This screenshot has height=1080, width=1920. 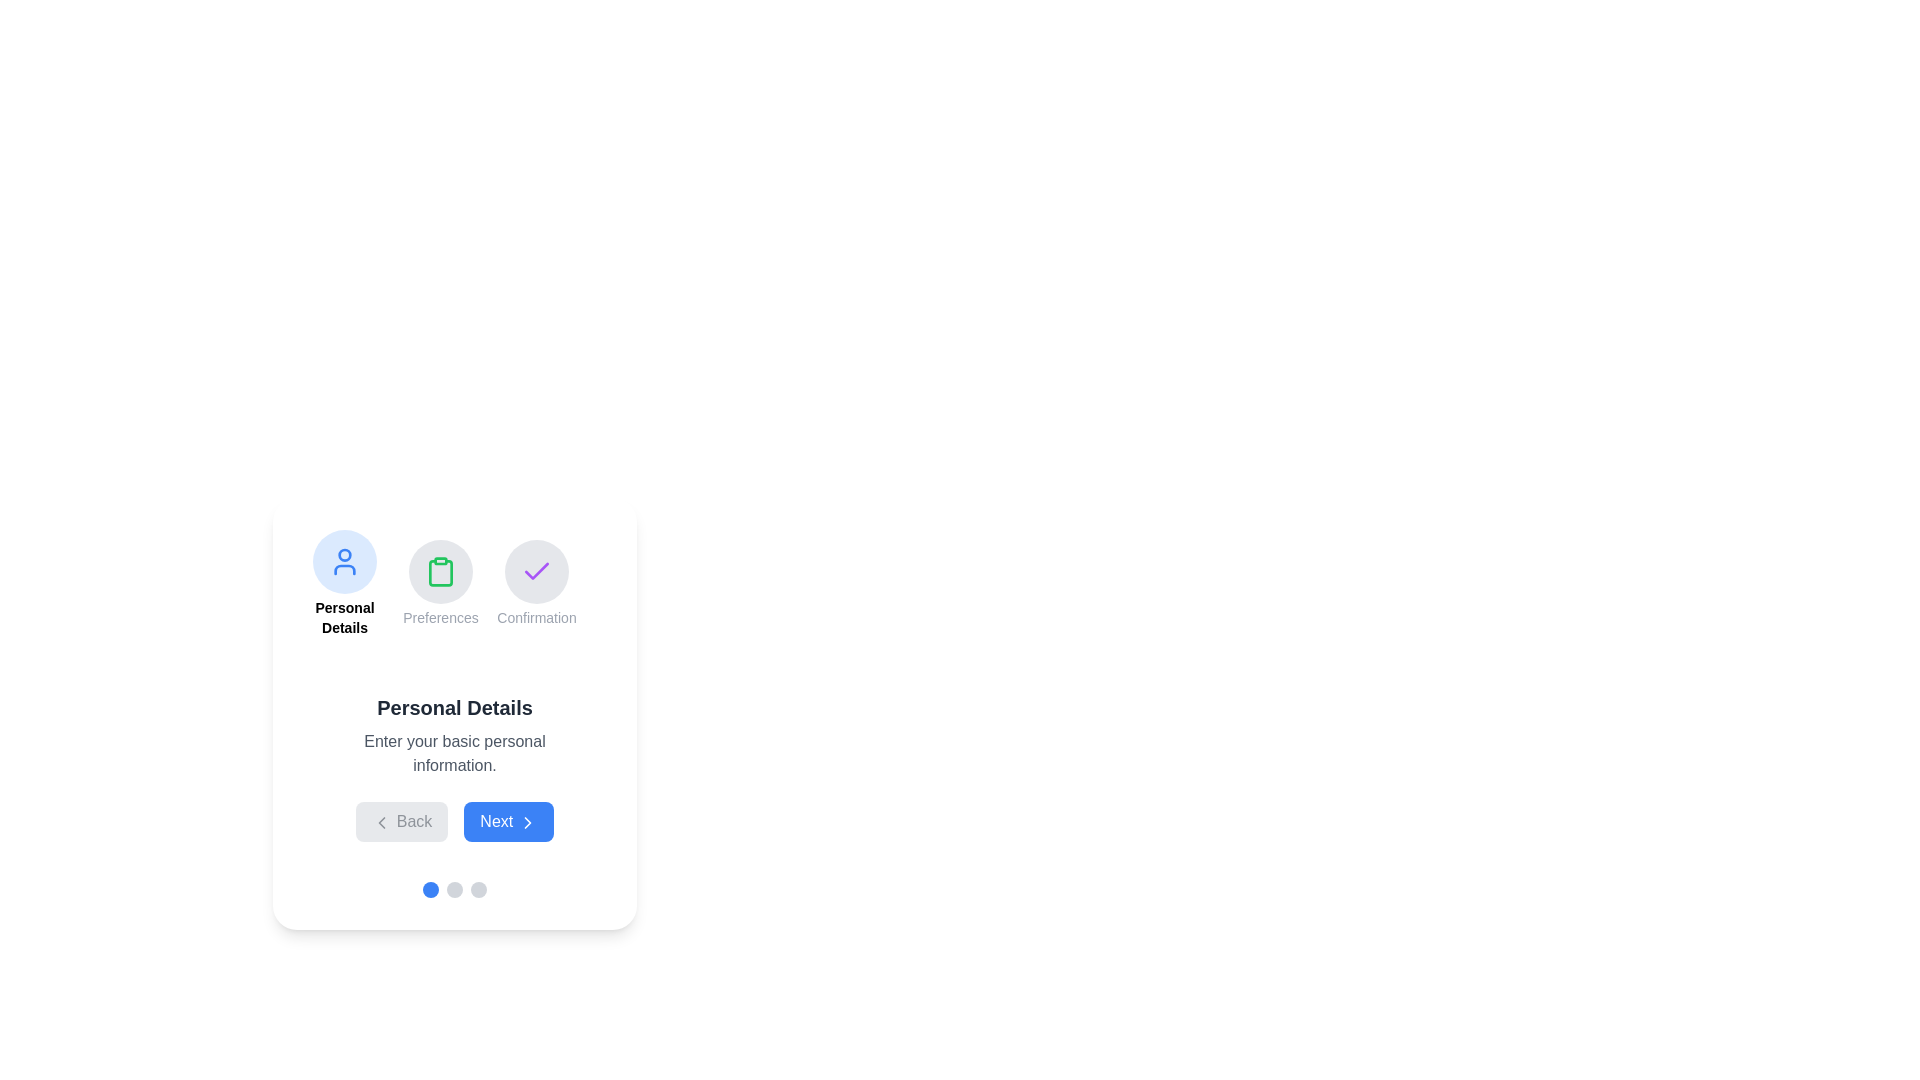 I want to click on the lower part of the user icon with a blue circular background in the 'Personal Details' section, which is represented as a rounded rectangle or semi-circle, so click(x=345, y=570).